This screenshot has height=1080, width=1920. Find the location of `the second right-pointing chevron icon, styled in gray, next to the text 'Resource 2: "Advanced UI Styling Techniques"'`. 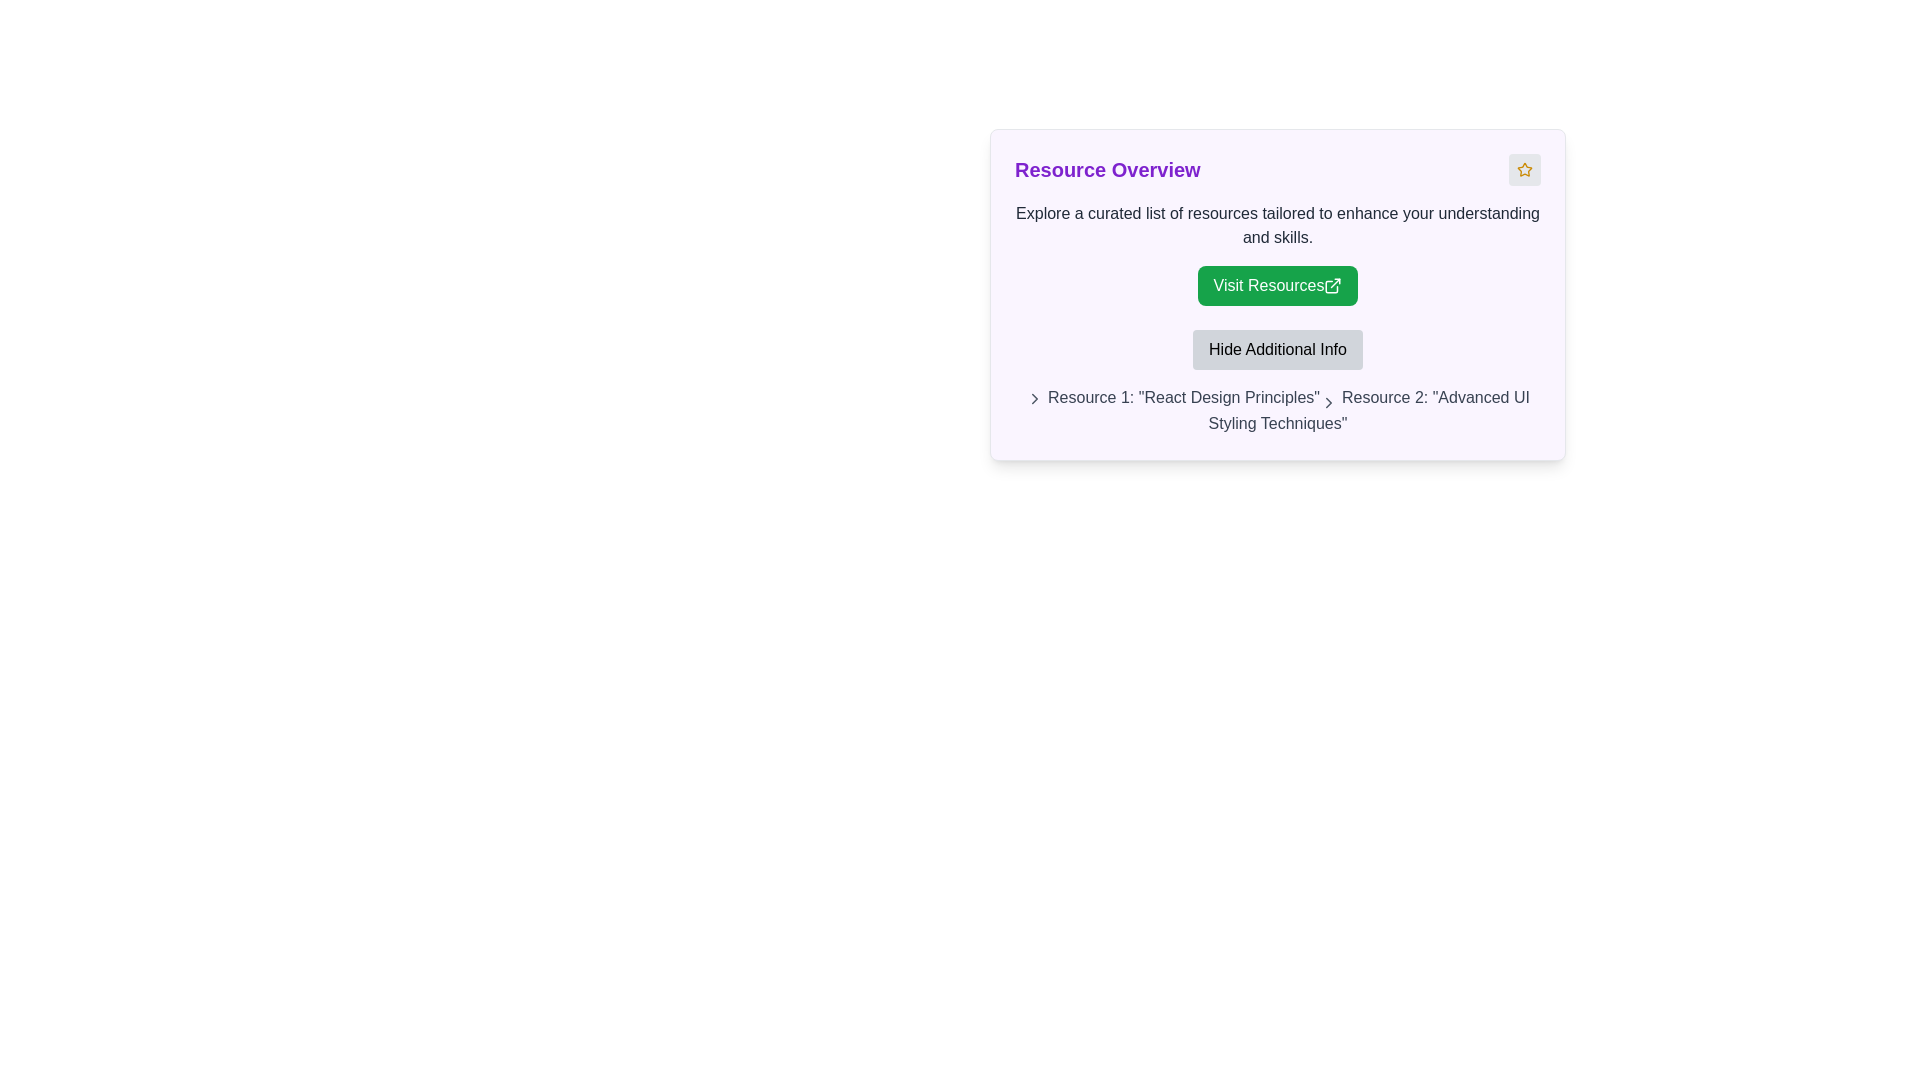

the second right-pointing chevron icon, styled in gray, next to the text 'Resource 2: "Advanced UI Styling Techniques"' is located at coordinates (1329, 402).